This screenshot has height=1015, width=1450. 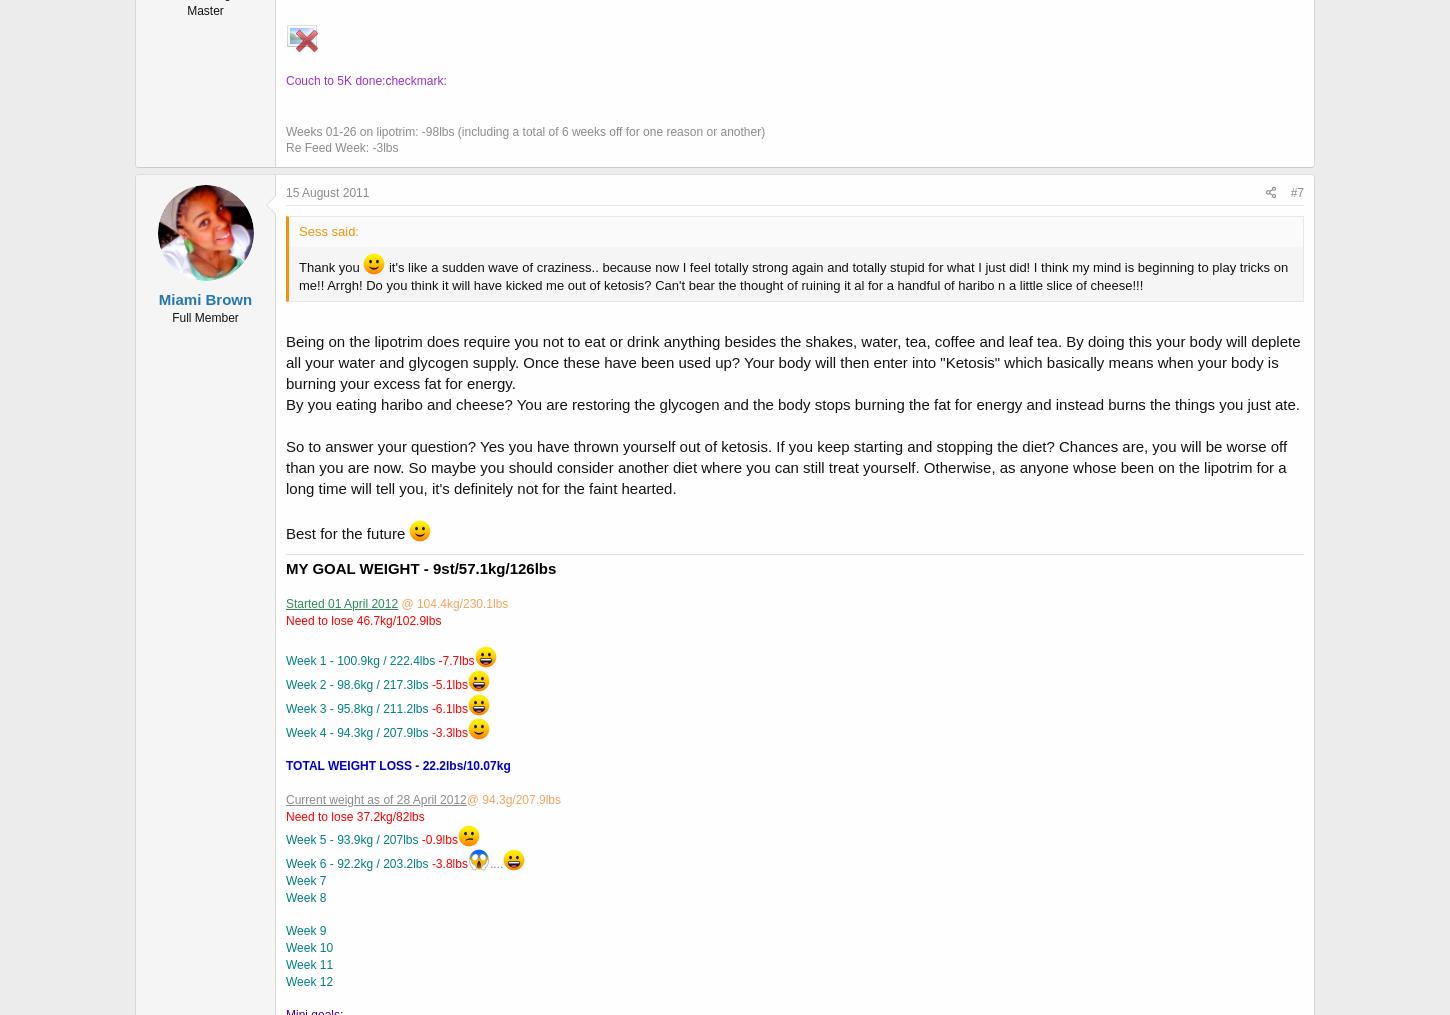 I want to click on '-5.1lbs', so click(x=448, y=684).